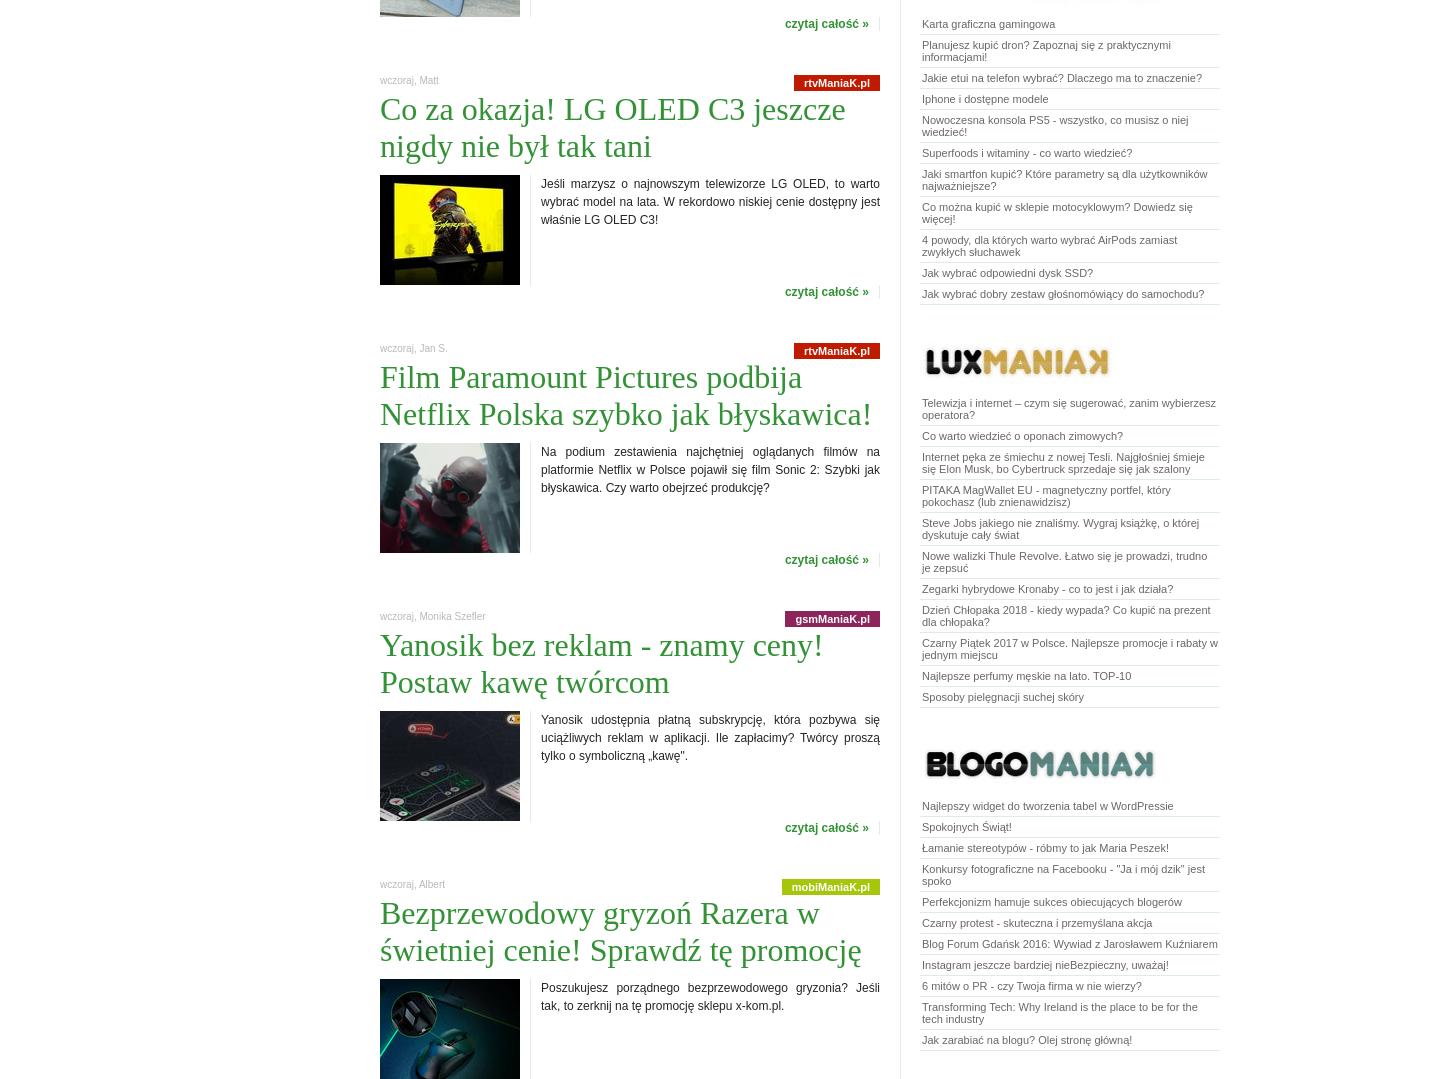  I want to click on 'Nowoczesna konsola PS5 - wszystko, co musisz o niej wiedzieć!', so click(1055, 125).